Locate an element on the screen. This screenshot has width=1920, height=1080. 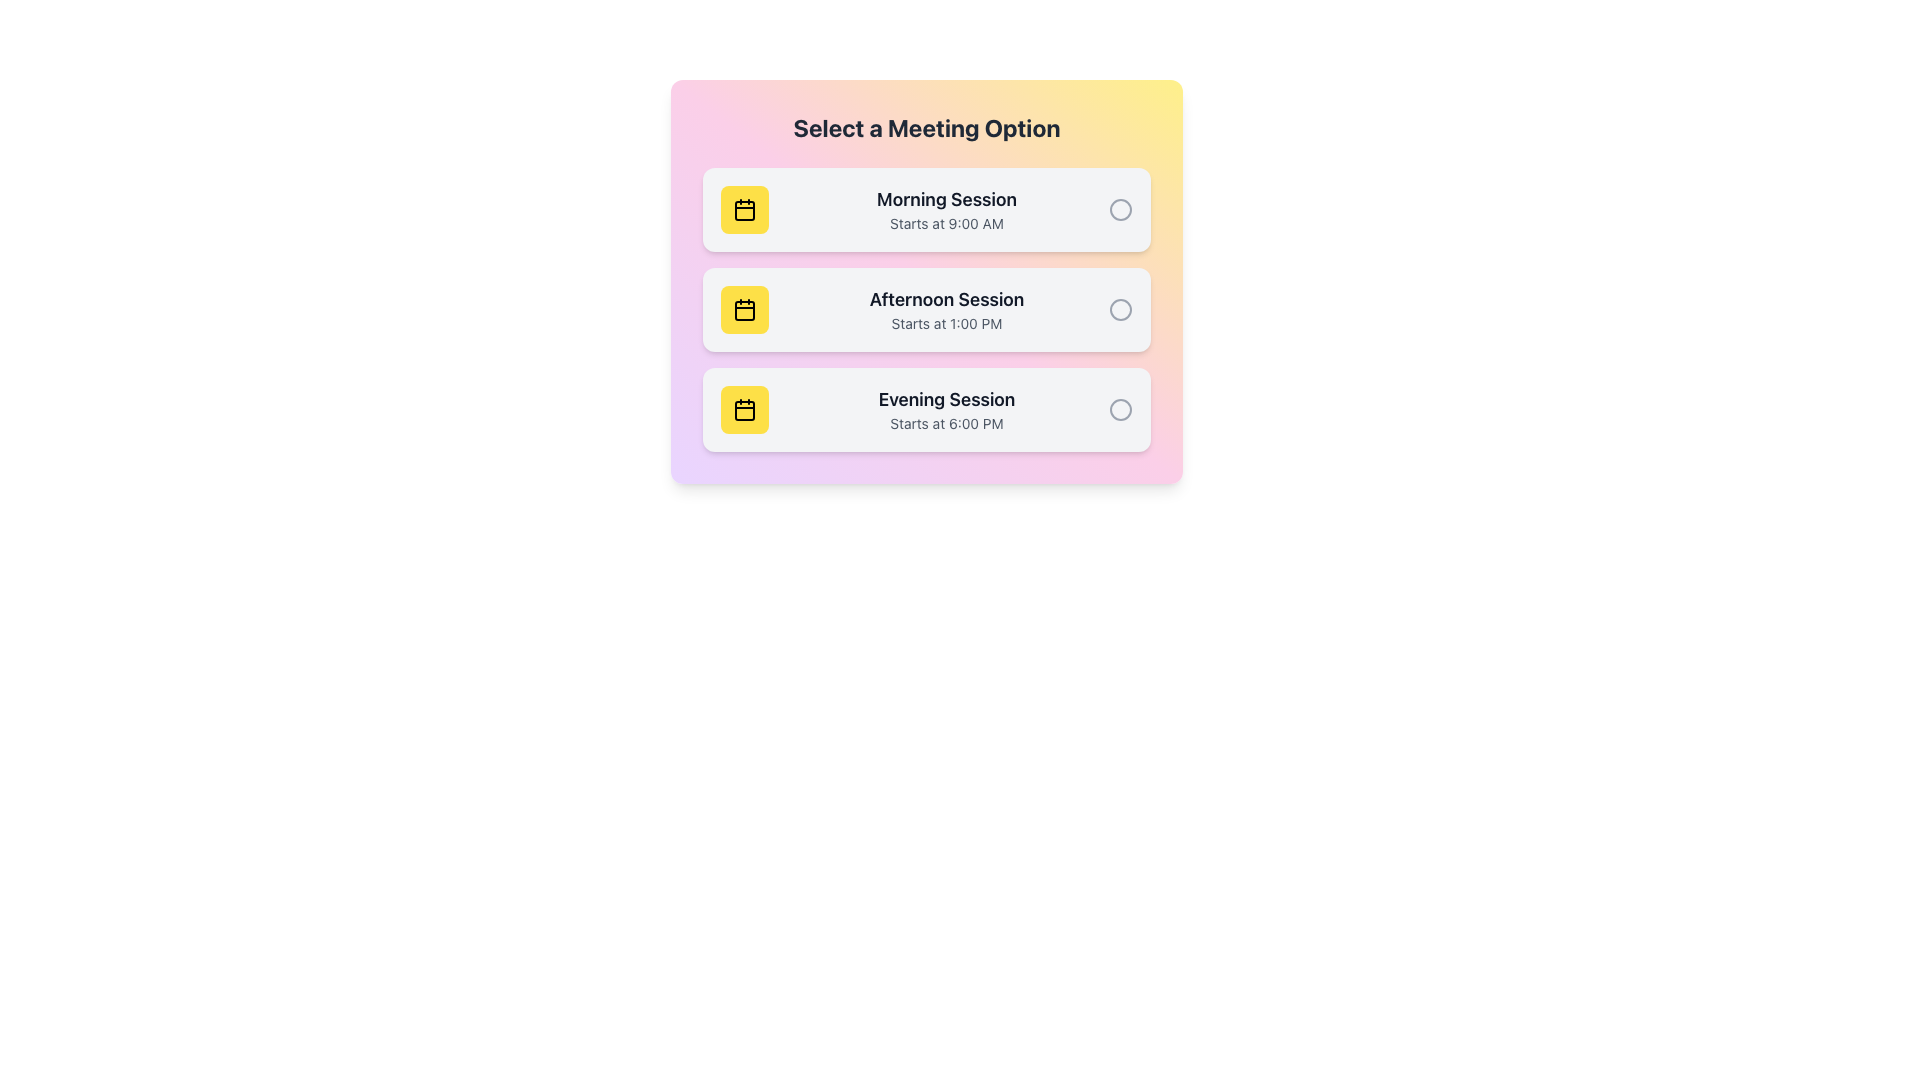
the interactive card labeled 'Evening Session' which features a radio button, a calendar icon in a yellow square, and displays the title and subtitle text is located at coordinates (925, 408).